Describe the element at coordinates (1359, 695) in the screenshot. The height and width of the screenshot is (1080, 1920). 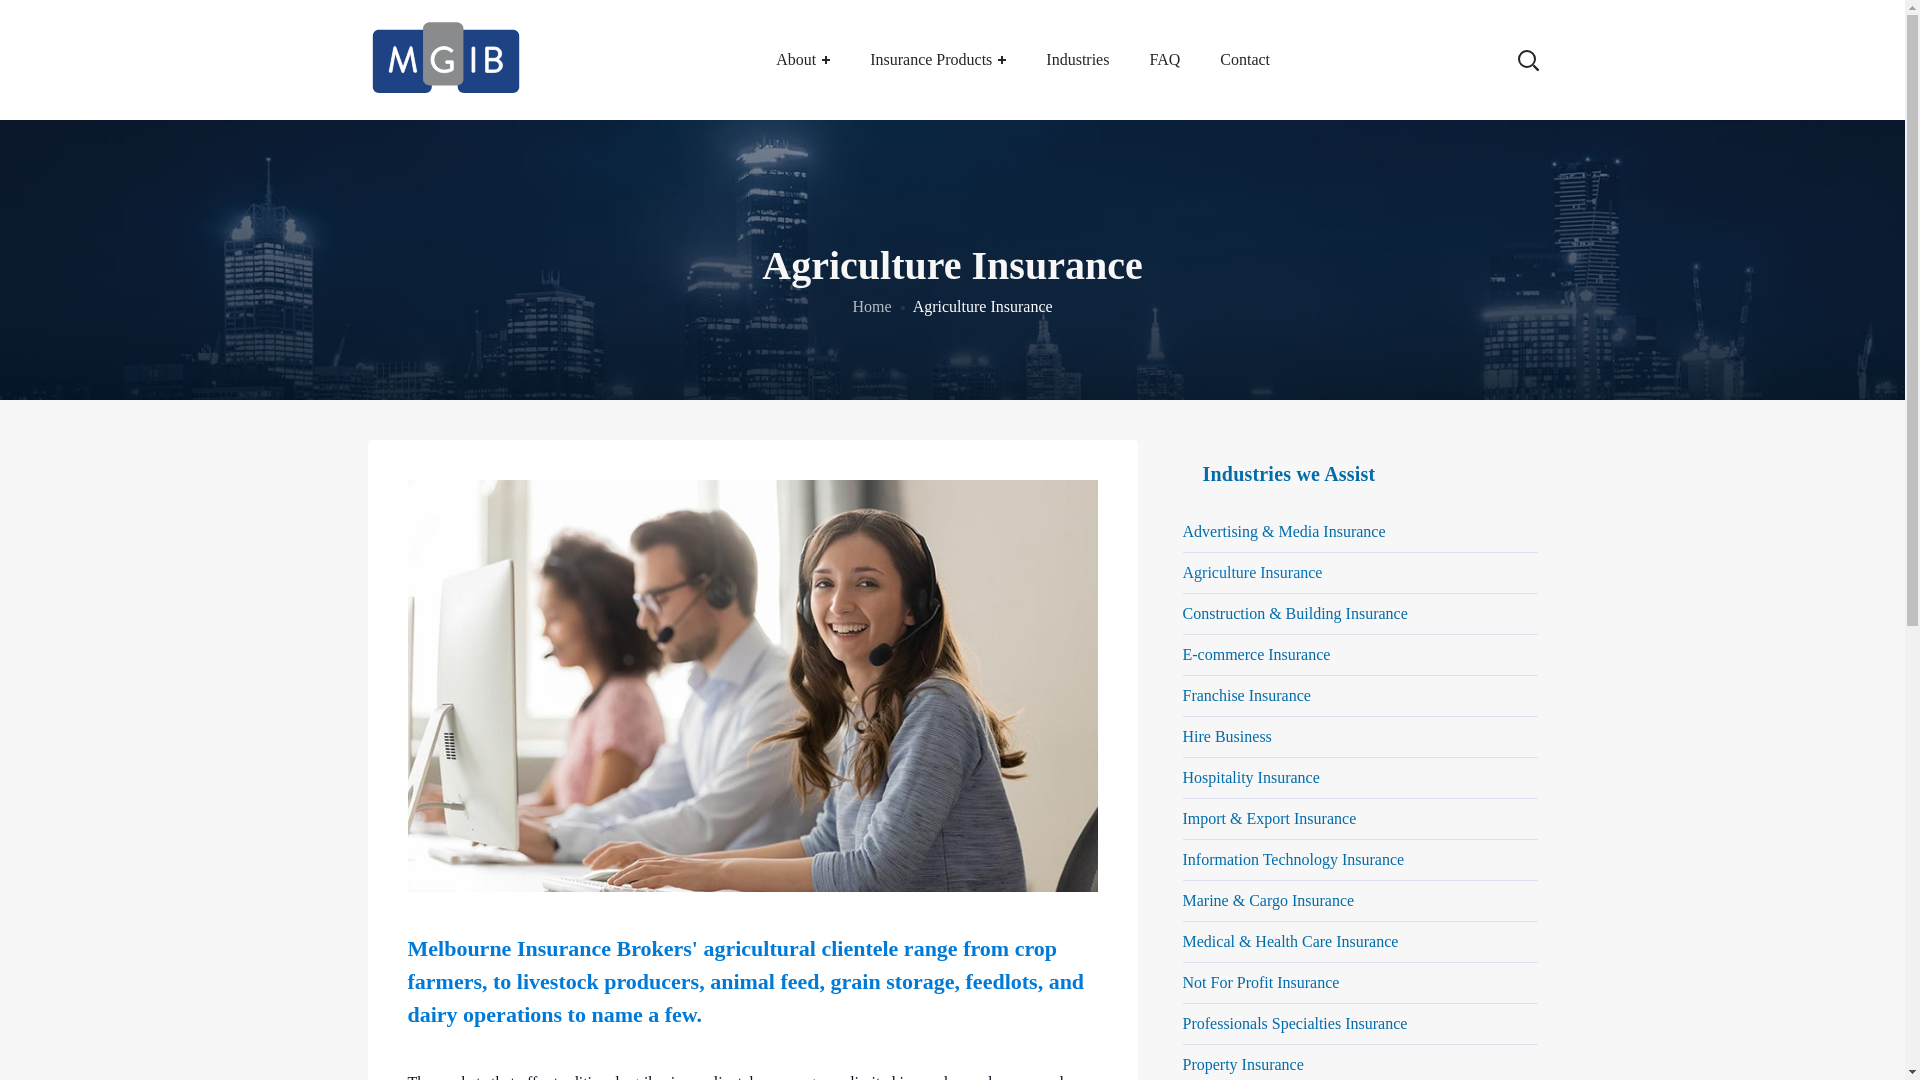
I see `'Franchise Insurance'` at that location.